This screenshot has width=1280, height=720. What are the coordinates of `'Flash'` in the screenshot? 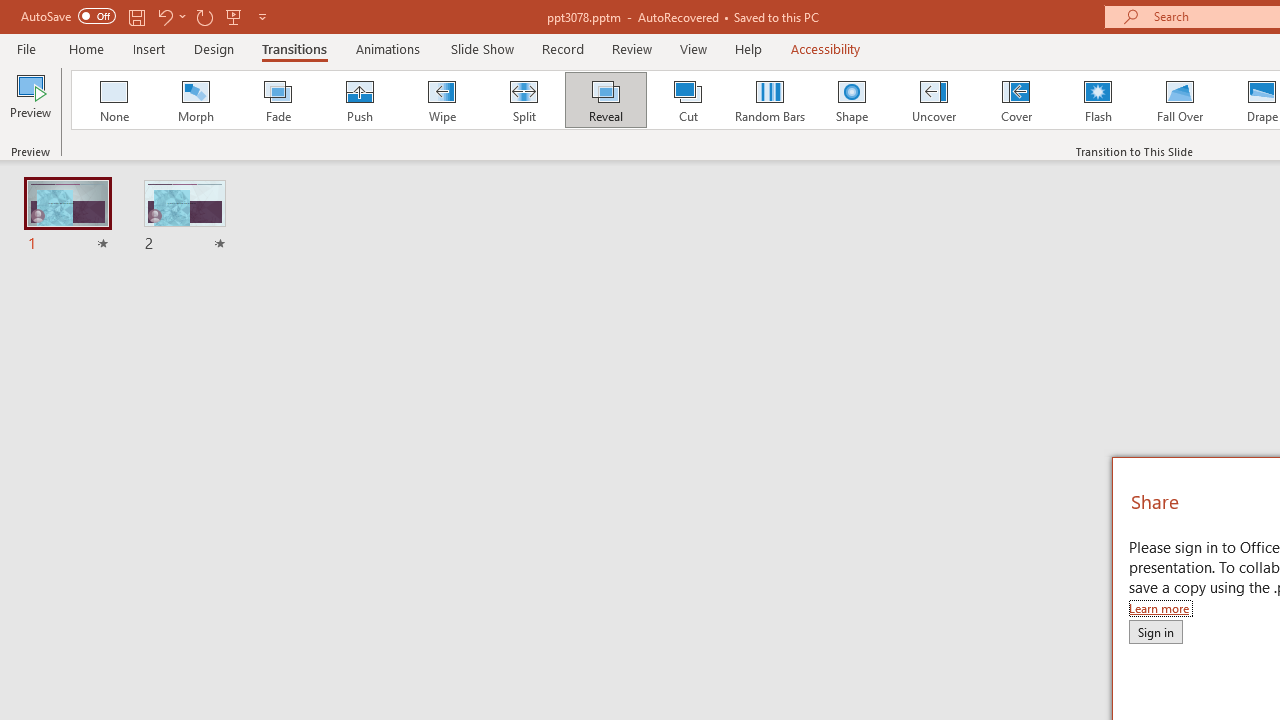 It's located at (1097, 100).